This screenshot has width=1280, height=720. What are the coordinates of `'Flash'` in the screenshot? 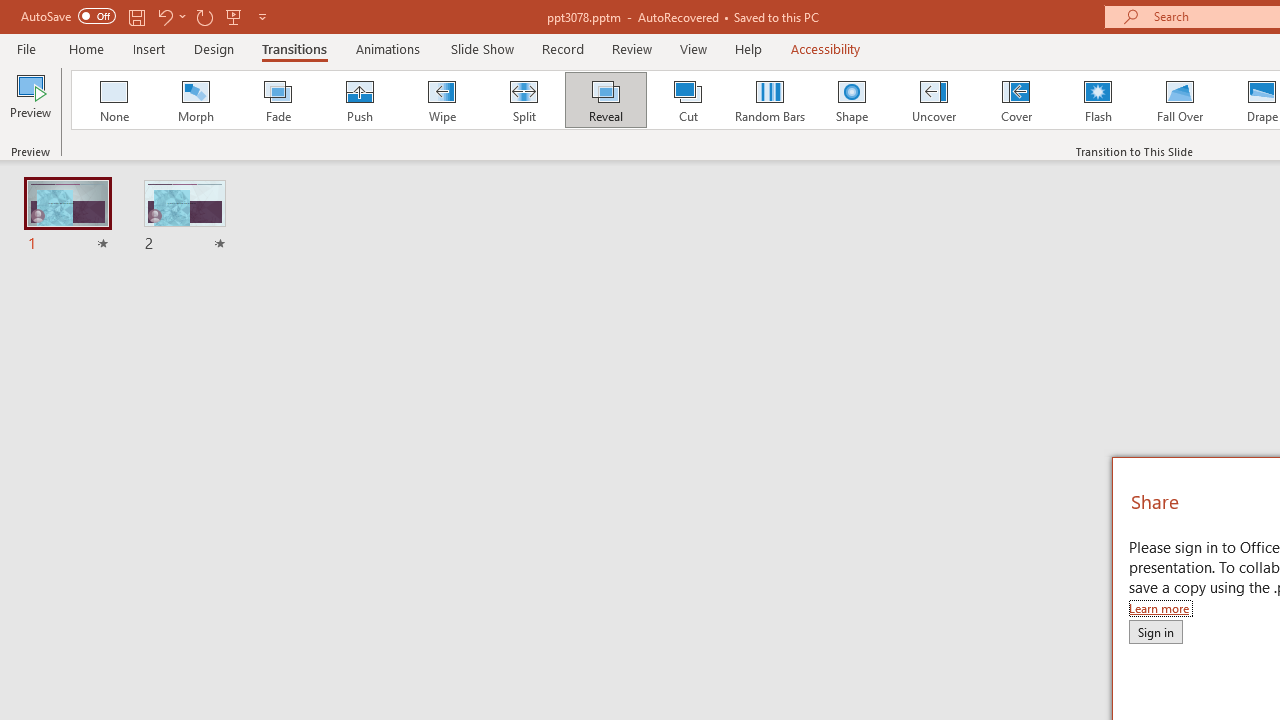 It's located at (1097, 100).